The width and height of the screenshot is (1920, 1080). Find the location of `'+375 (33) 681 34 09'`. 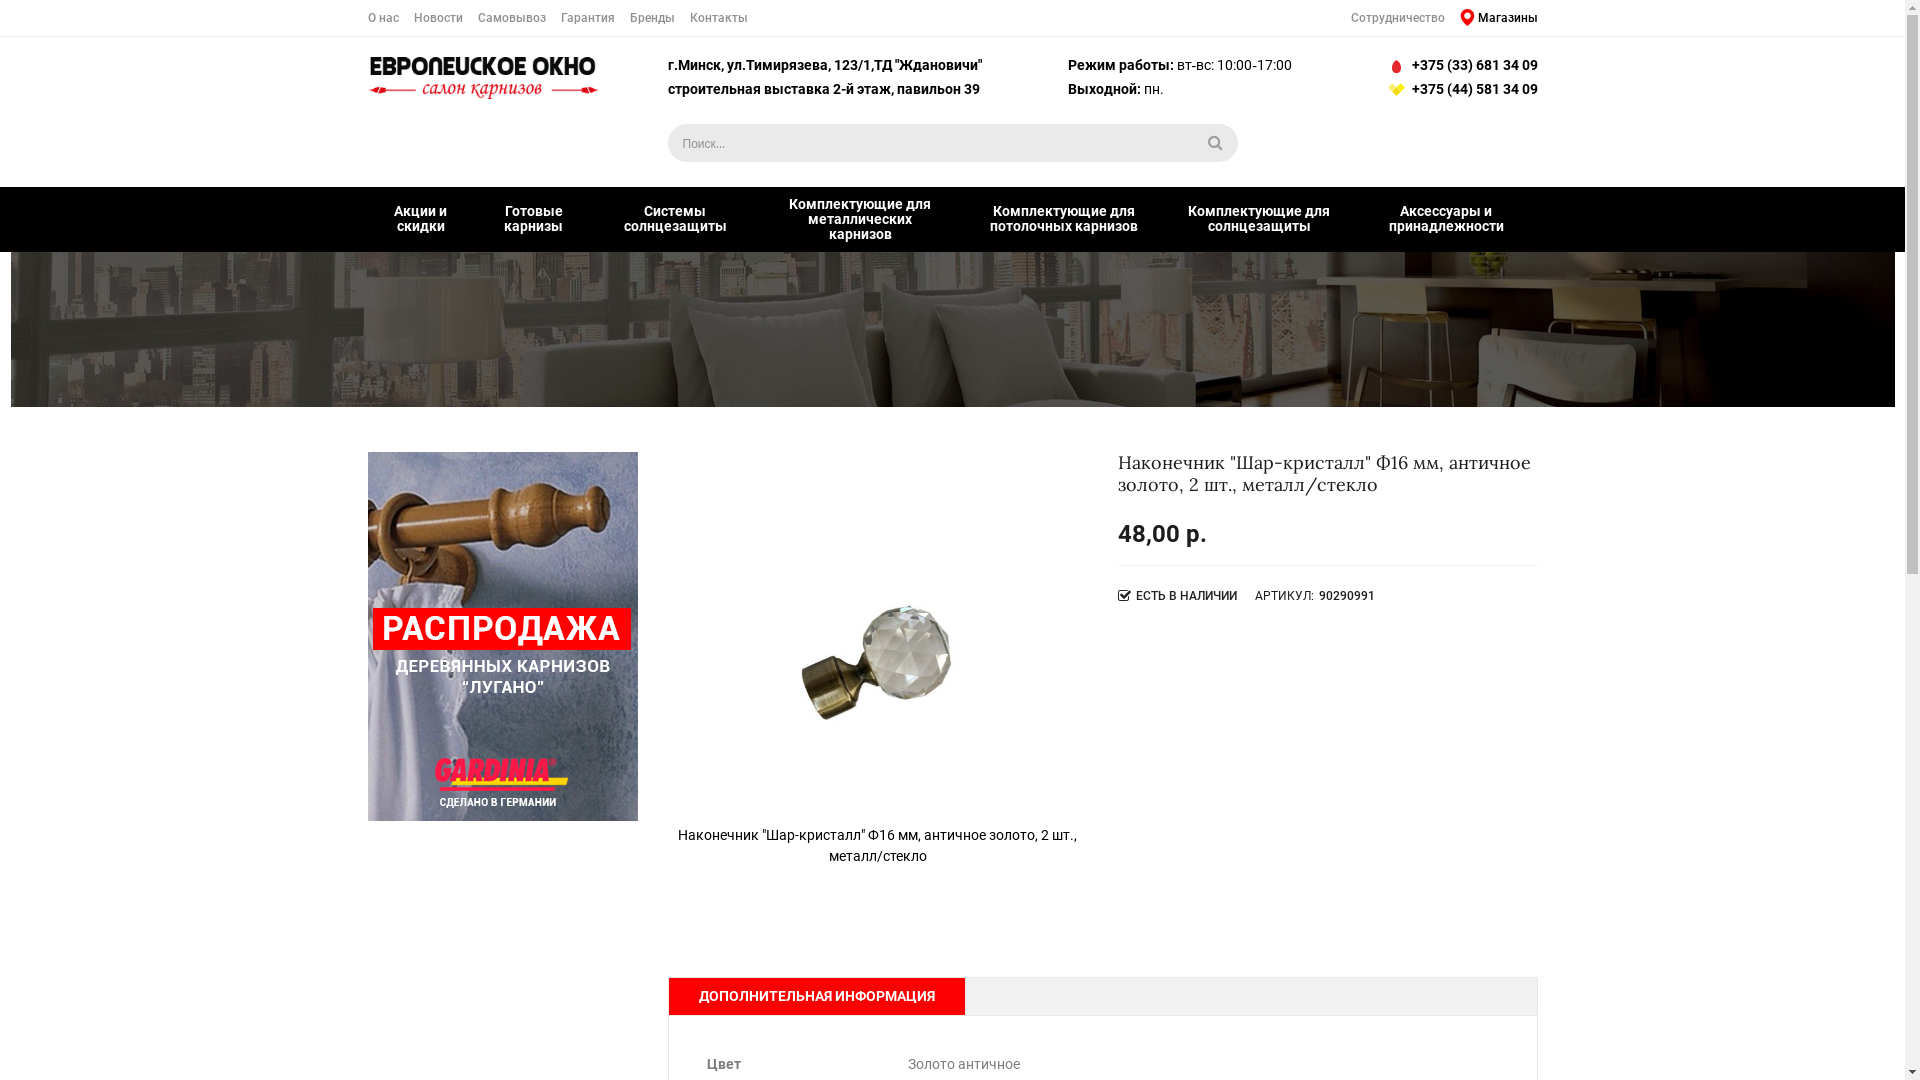

'+375 (33) 681 34 09' is located at coordinates (1459, 64).